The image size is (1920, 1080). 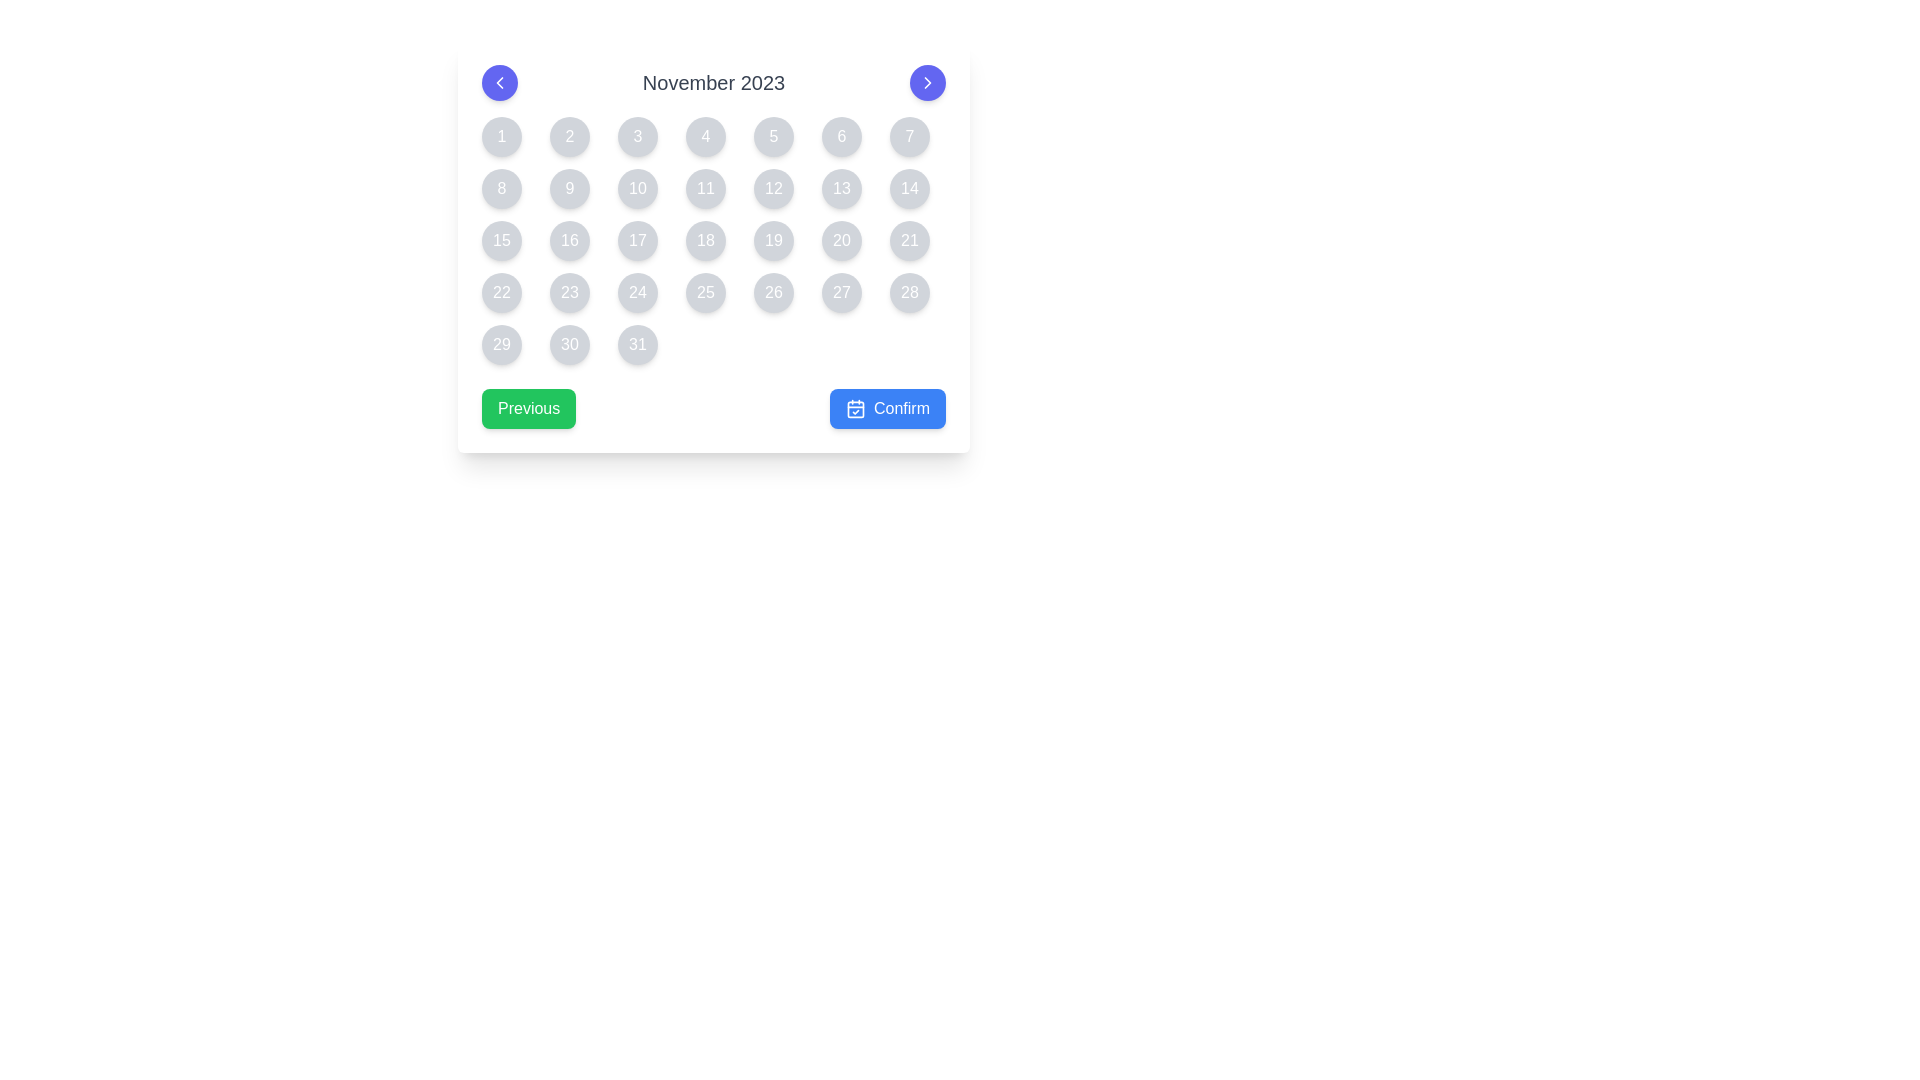 What do you see at coordinates (569, 189) in the screenshot?
I see `the date button labeled '9' in the calendar interface` at bounding box center [569, 189].